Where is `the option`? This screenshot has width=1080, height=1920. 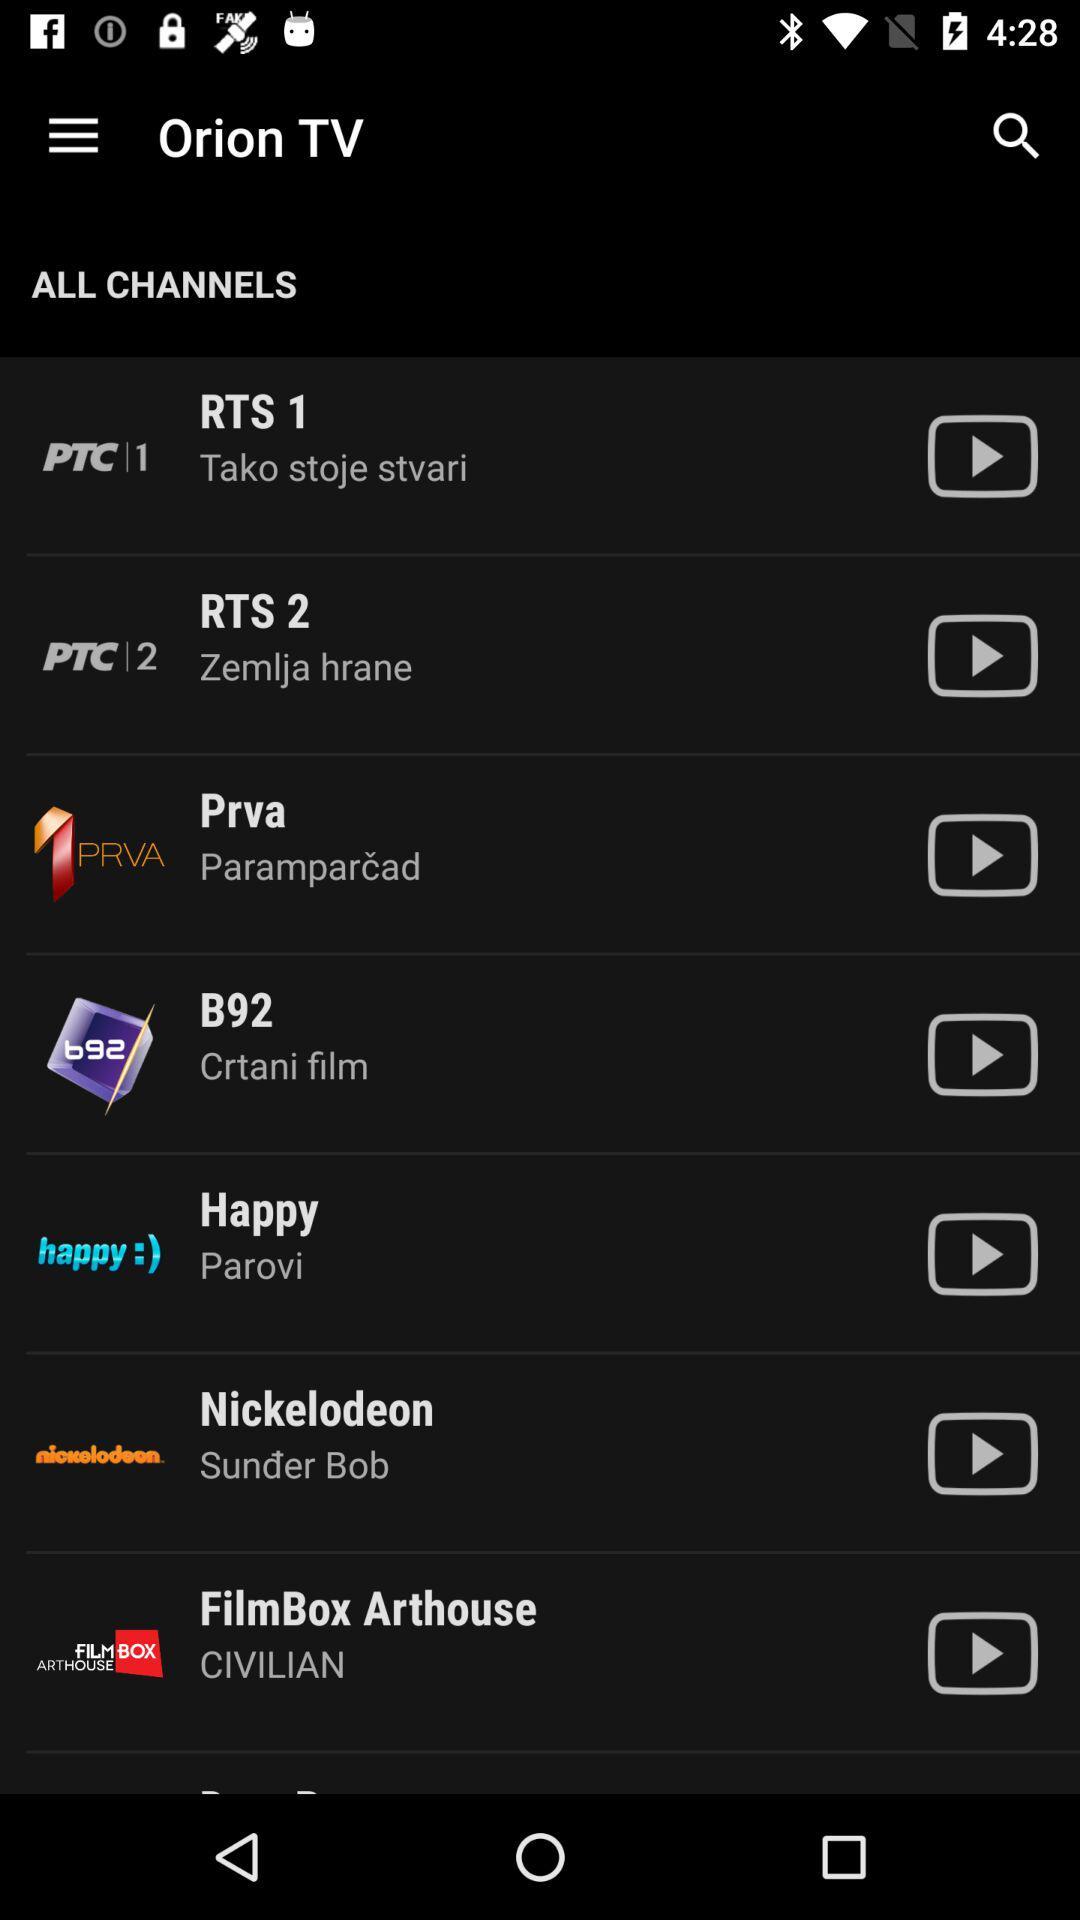 the option is located at coordinates (981, 1453).